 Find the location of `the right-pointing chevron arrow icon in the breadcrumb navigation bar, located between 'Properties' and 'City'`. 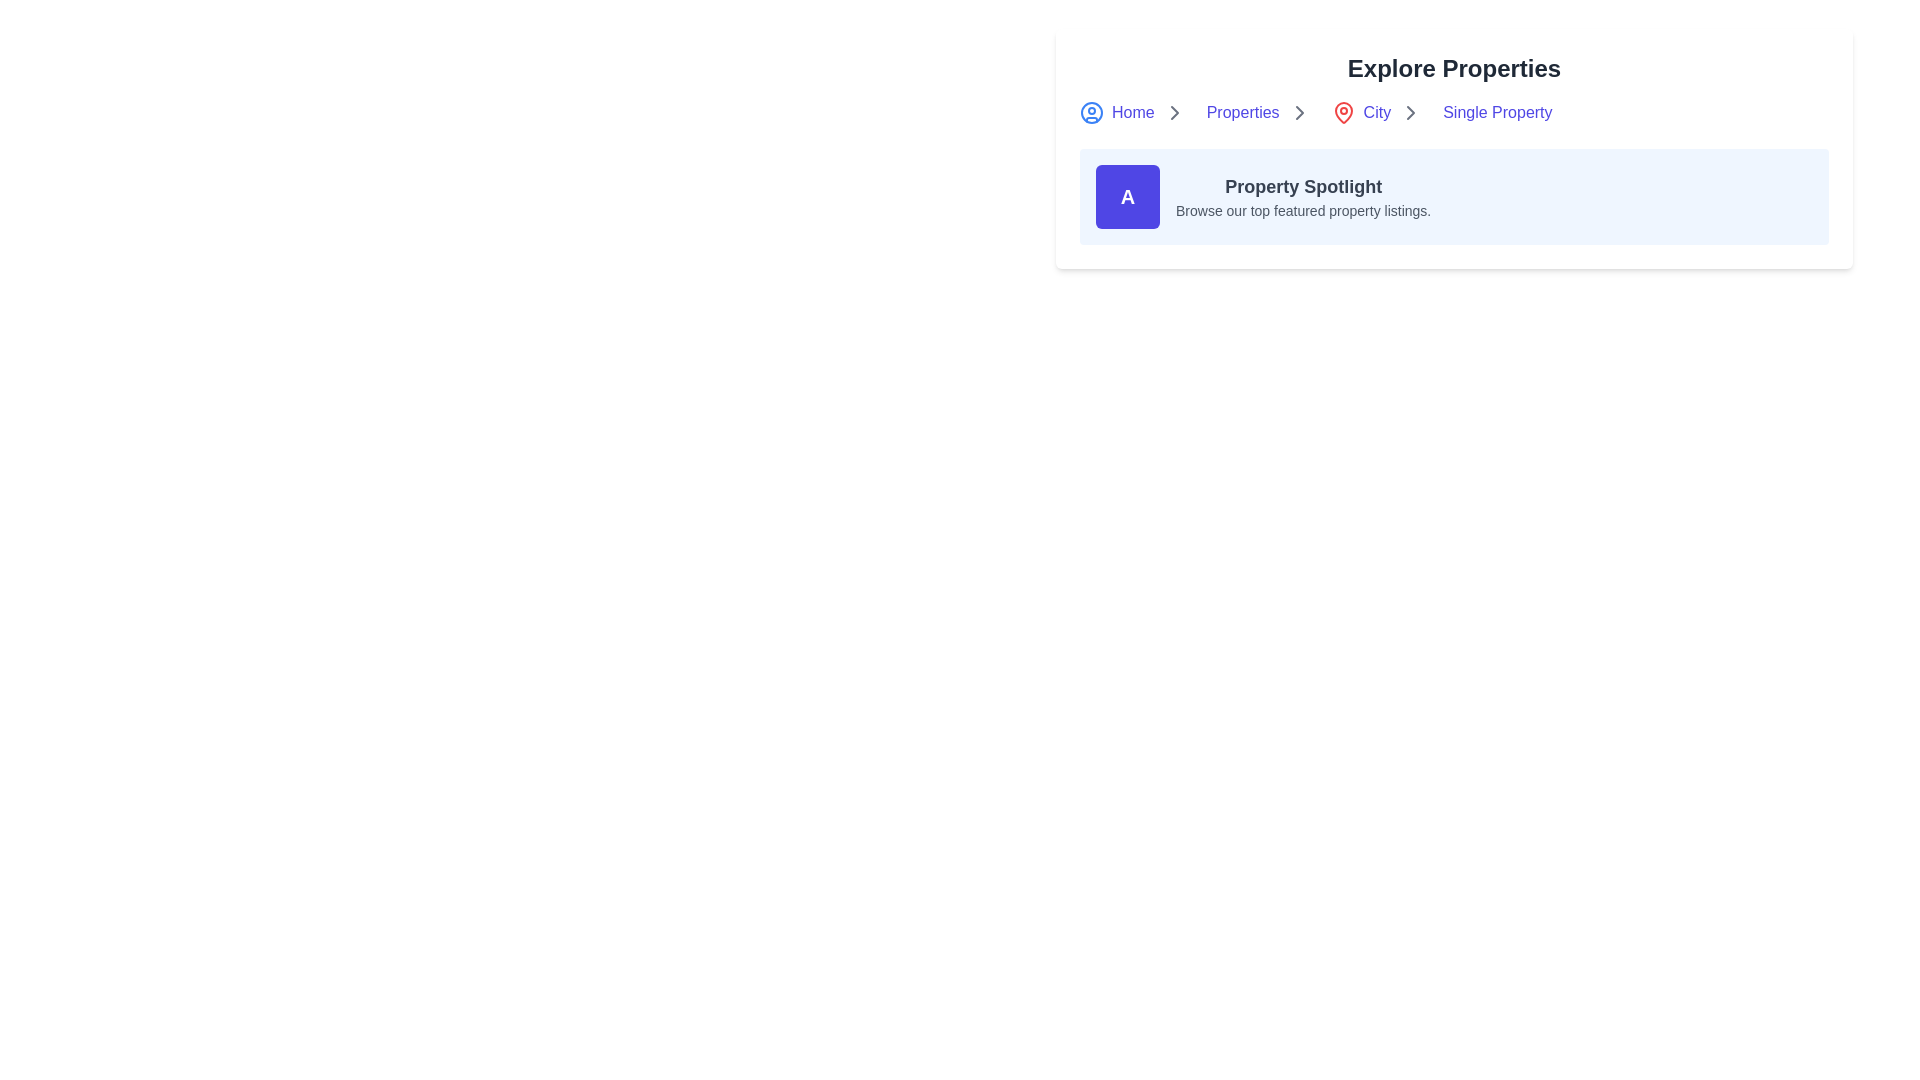

the right-pointing chevron arrow icon in the breadcrumb navigation bar, located between 'Properties' and 'City' is located at coordinates (1299, 112).